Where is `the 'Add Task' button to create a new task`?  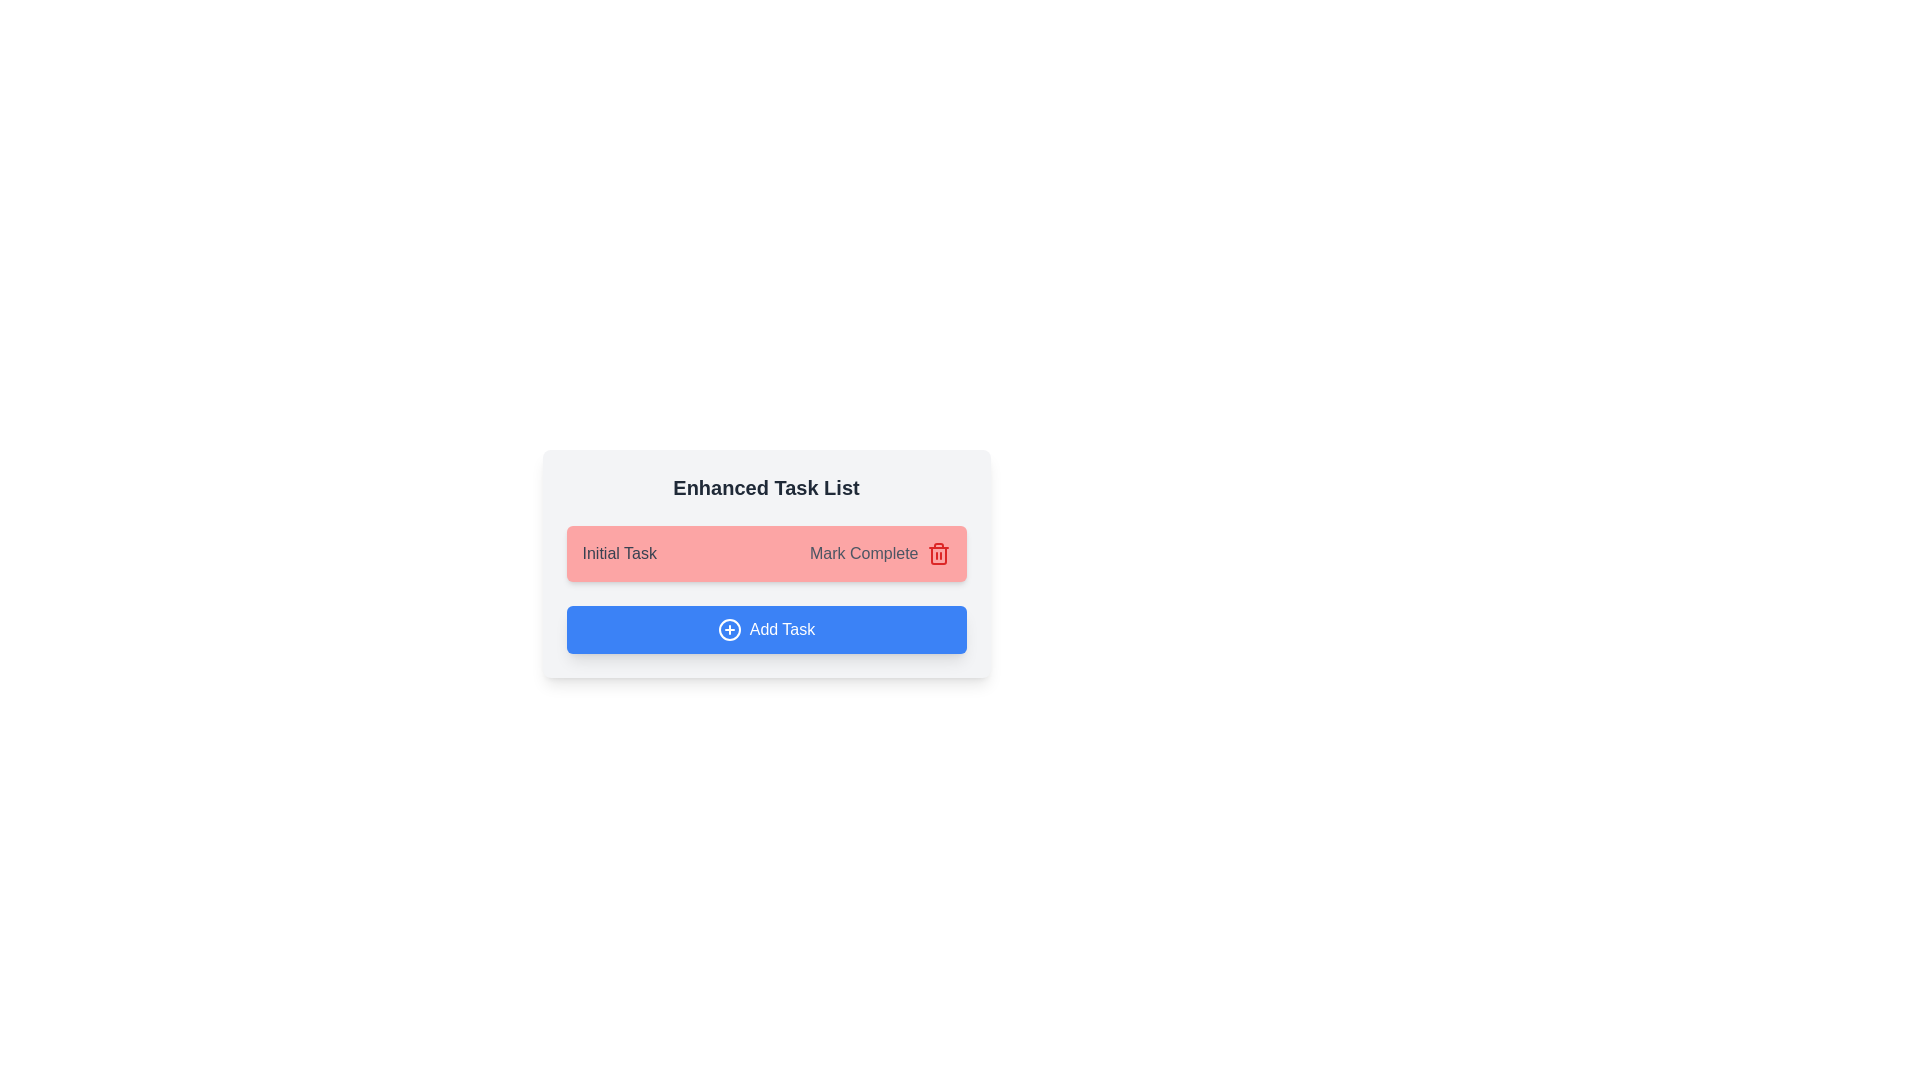 the 'Add Task' button to create a new task is located at coordinates (765, 628).